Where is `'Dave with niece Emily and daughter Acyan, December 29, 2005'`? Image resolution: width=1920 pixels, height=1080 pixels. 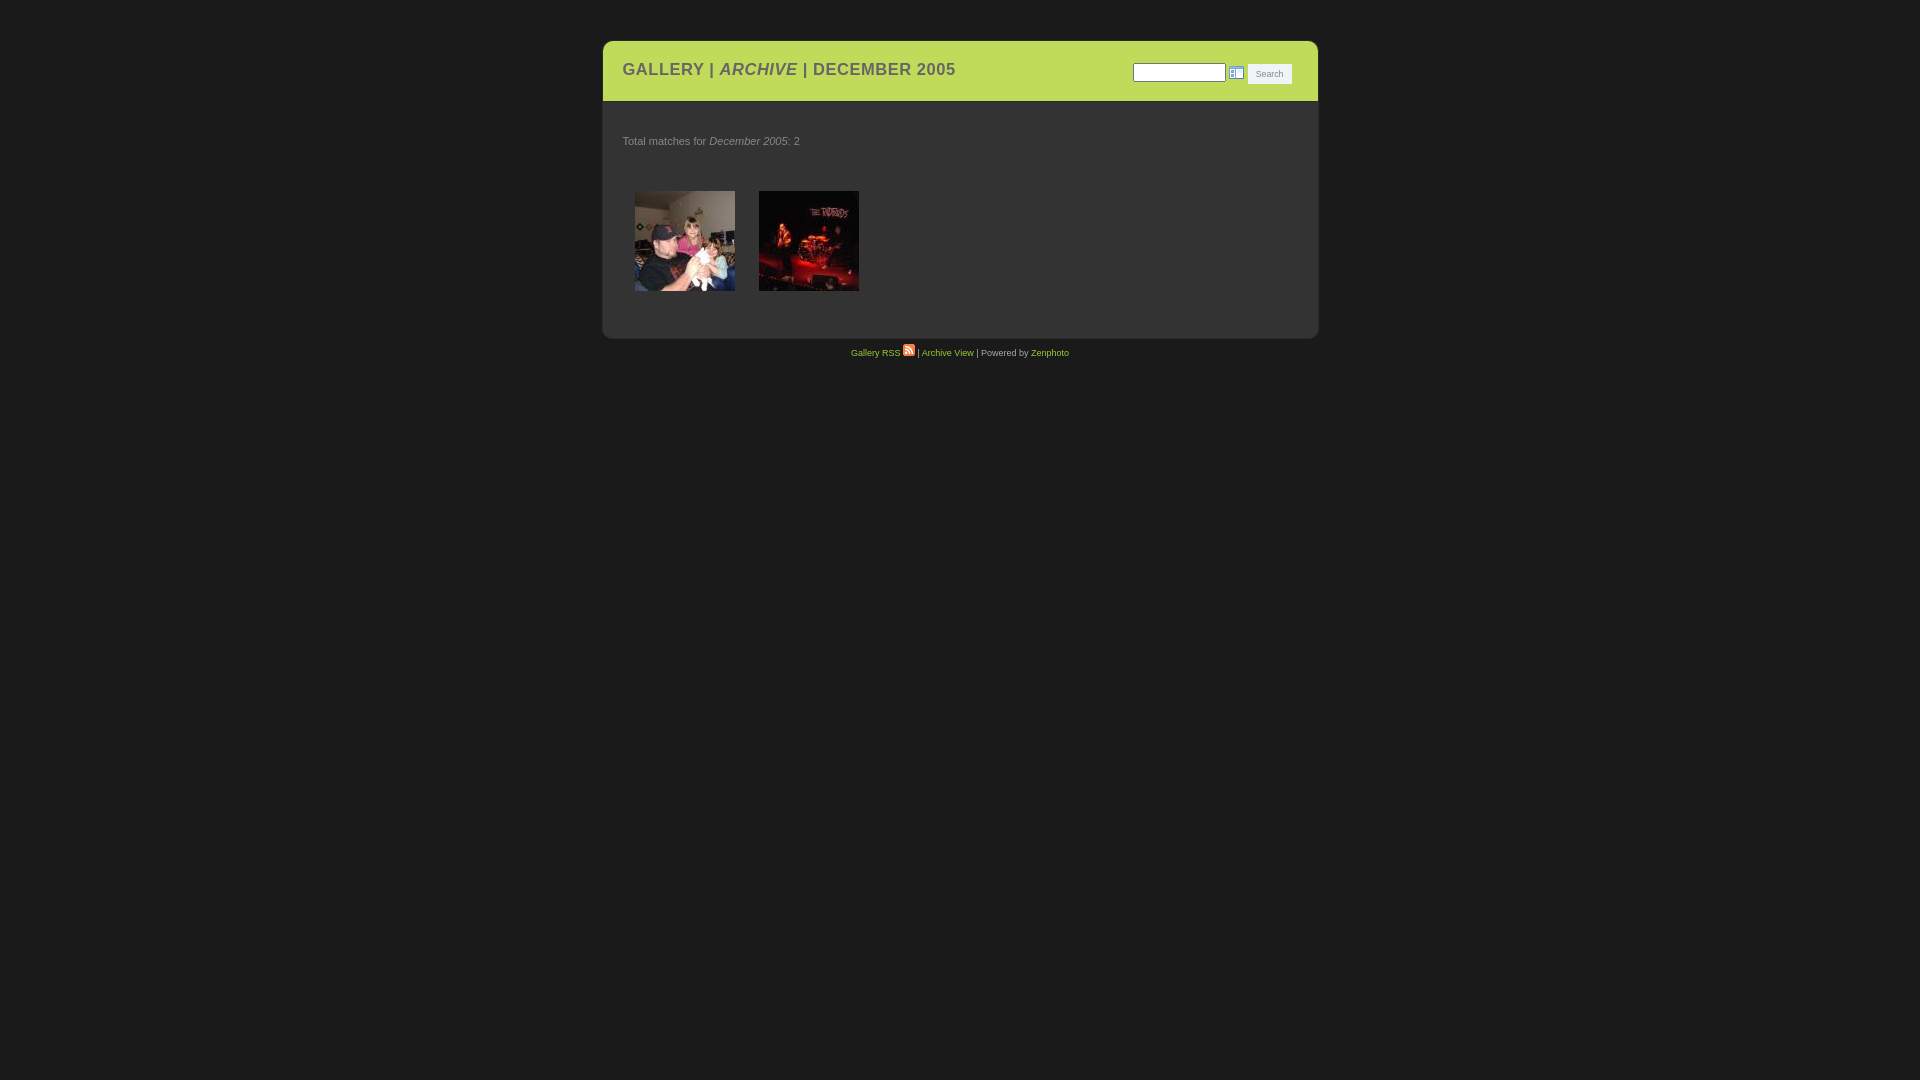
'Dave with niece Emily and daughter Acyan, December 29, 2005' is located at coordinates (627, 239).